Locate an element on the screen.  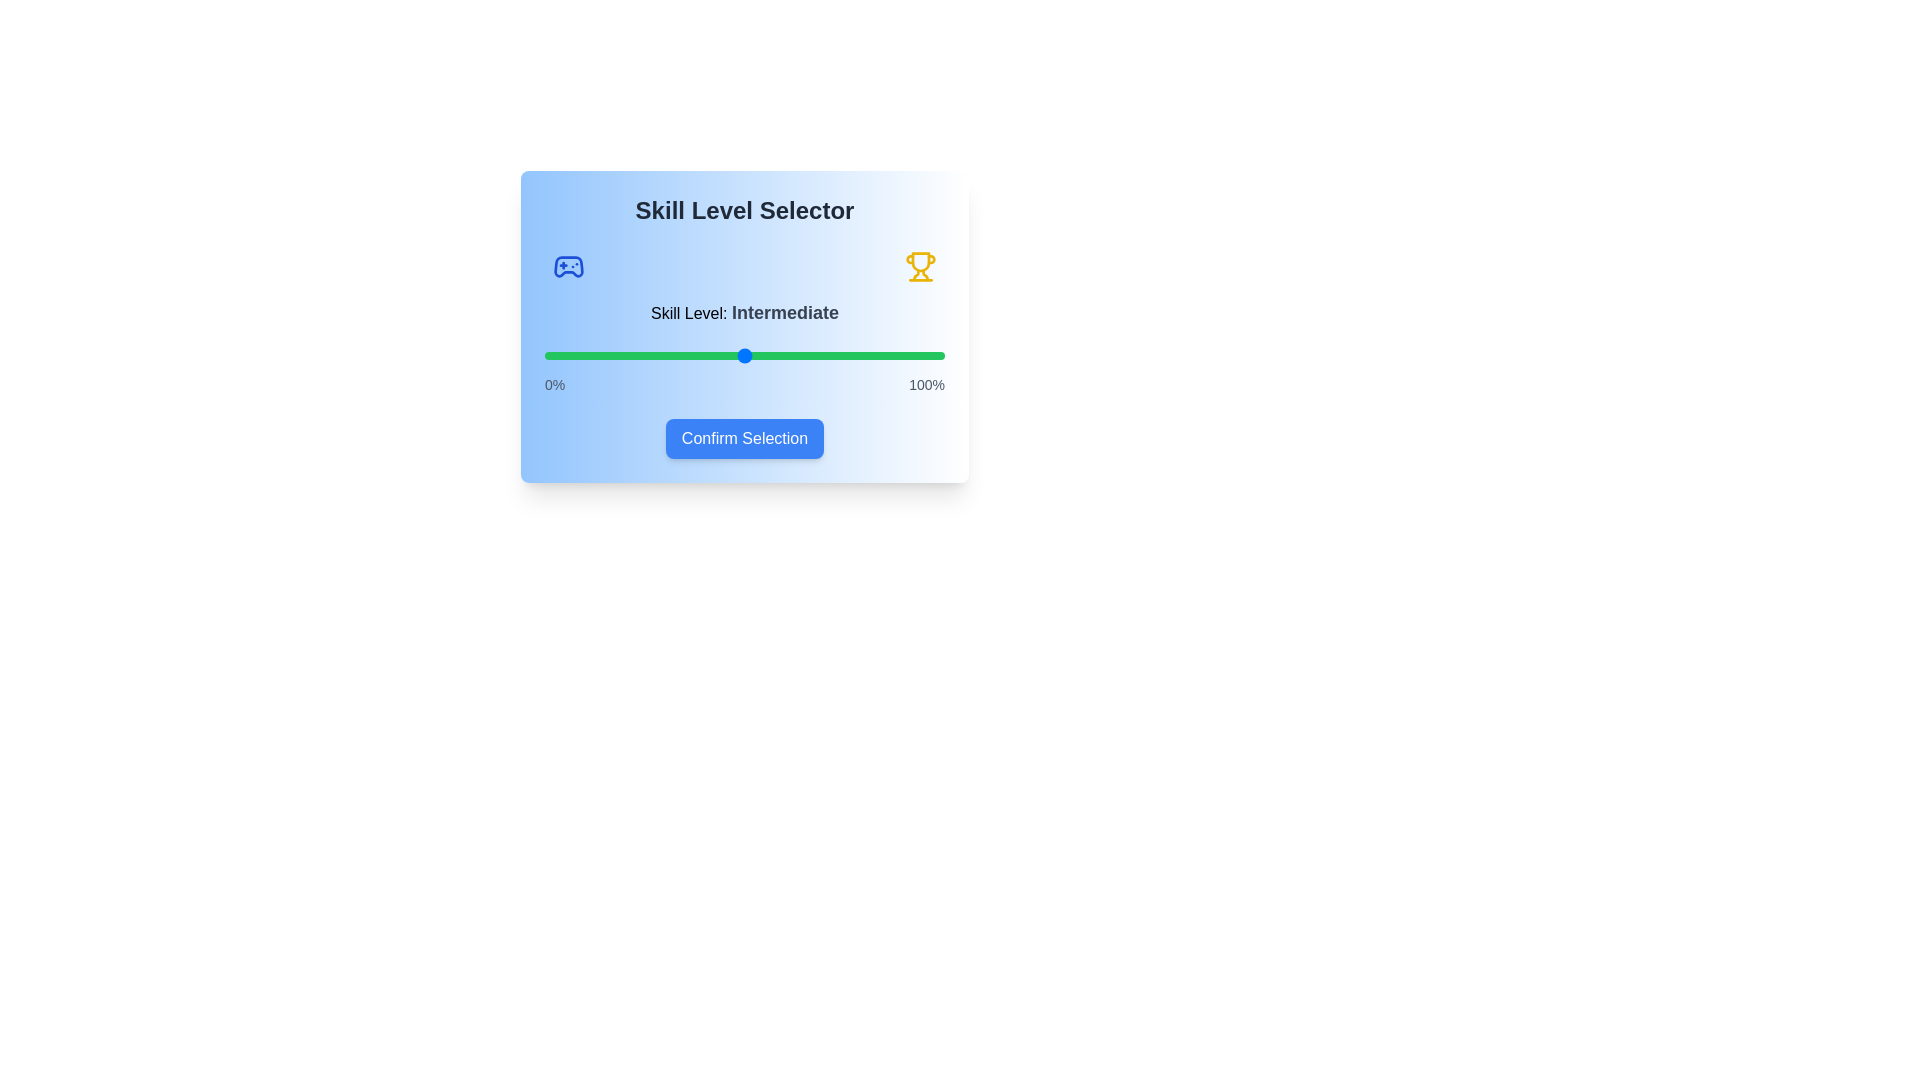
the skill level slider to 57%, where 57 is a value between 0 and 100 is located at coordinates (771, 354).